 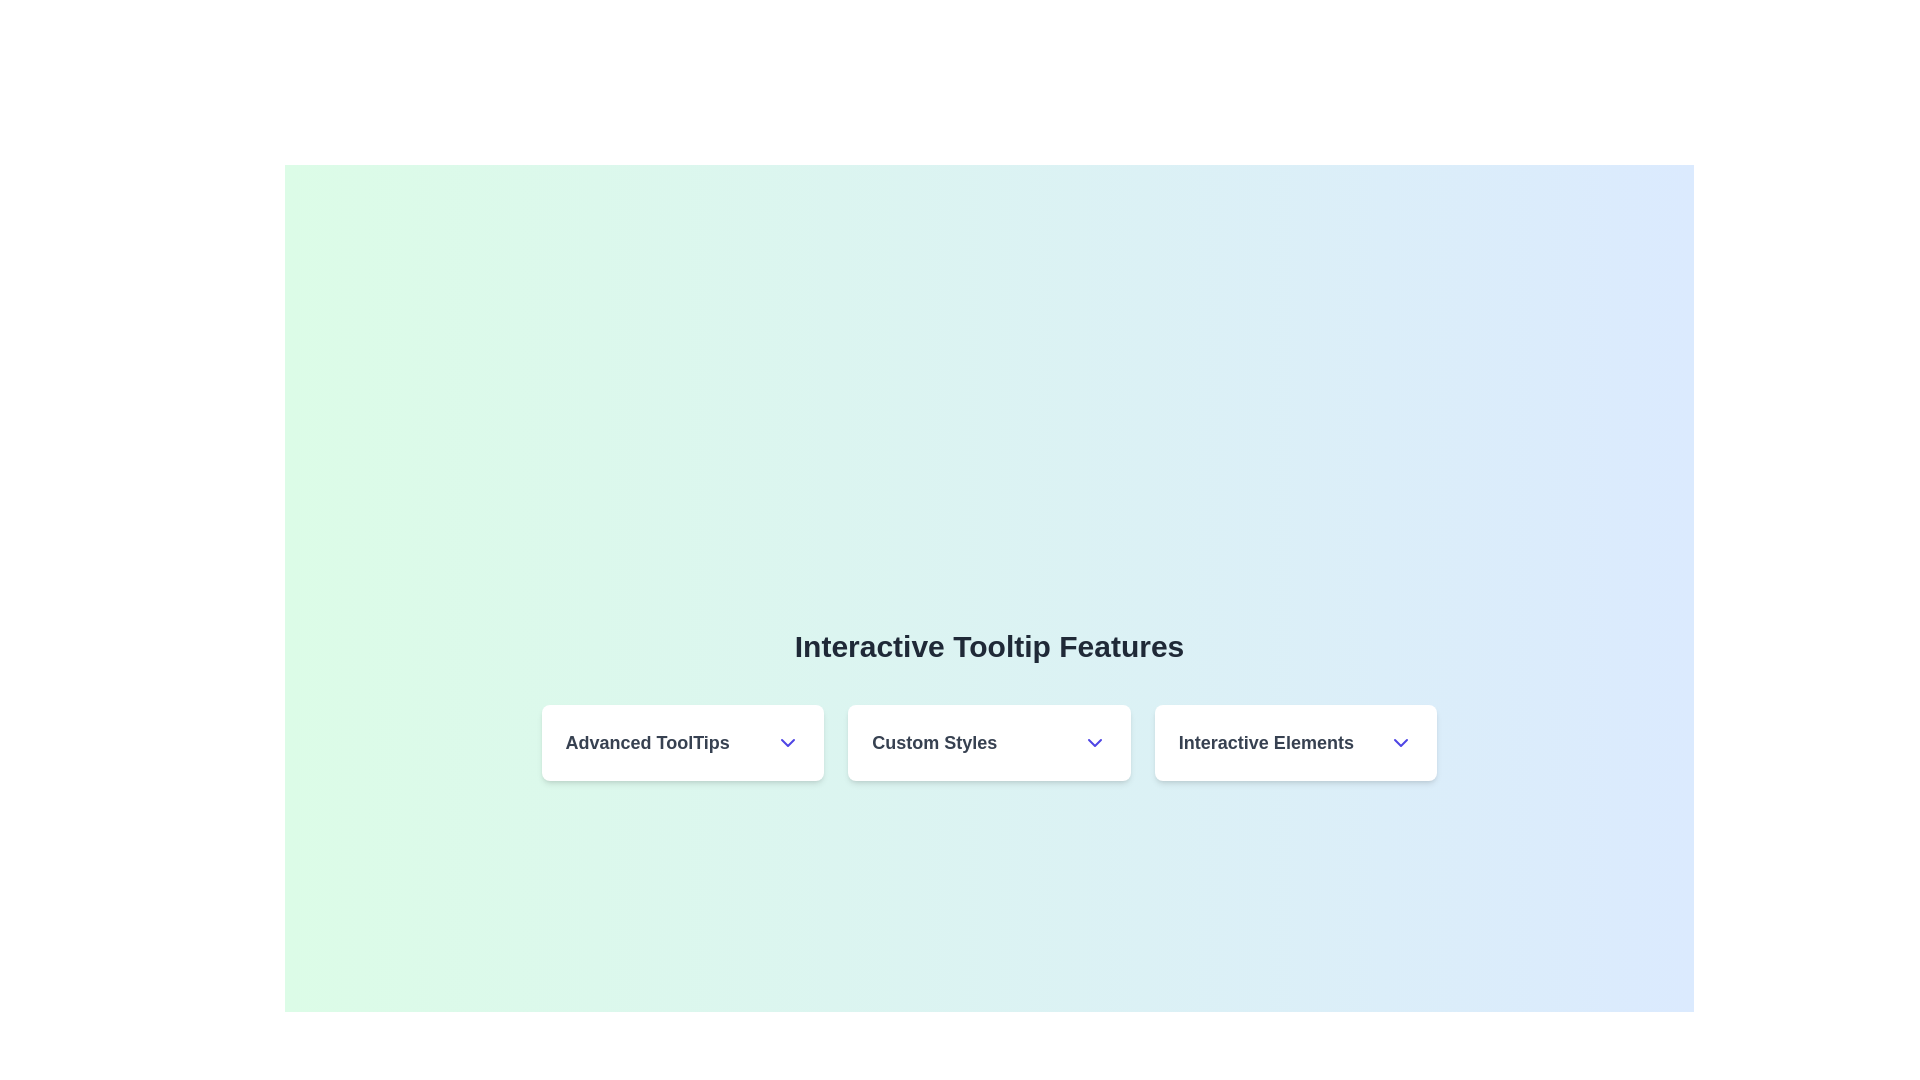 What do you see at coordinates (1296, 743) in the screenshot?
I see `the 'Interactive Elements' dropdown menu label` at bounding box center [1296, 743].